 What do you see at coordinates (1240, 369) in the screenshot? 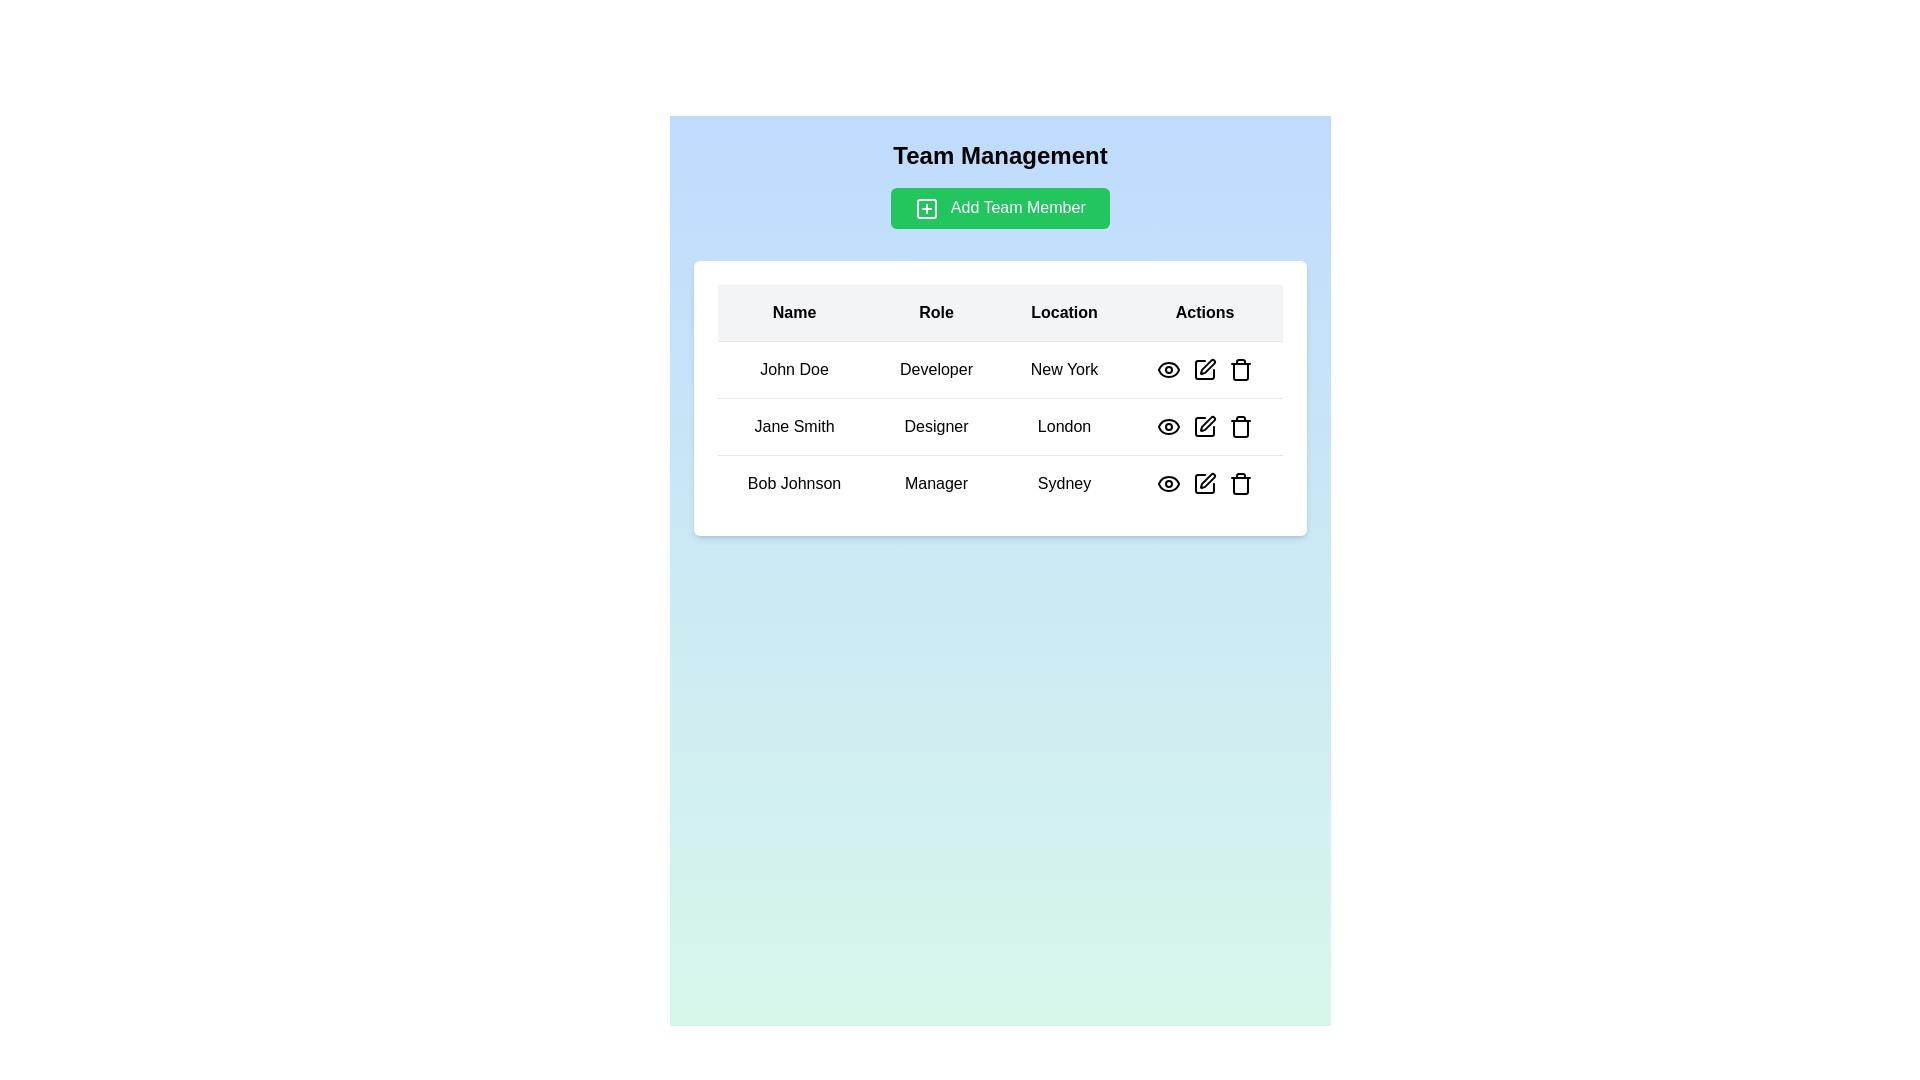
I see `the delete button located in the 'Actions' column of the first row in the table, which is the rightmost icon among a set of three interactive icons (view, edit, delete) to initiate the deletion action` at bounding box center [1240, 369].